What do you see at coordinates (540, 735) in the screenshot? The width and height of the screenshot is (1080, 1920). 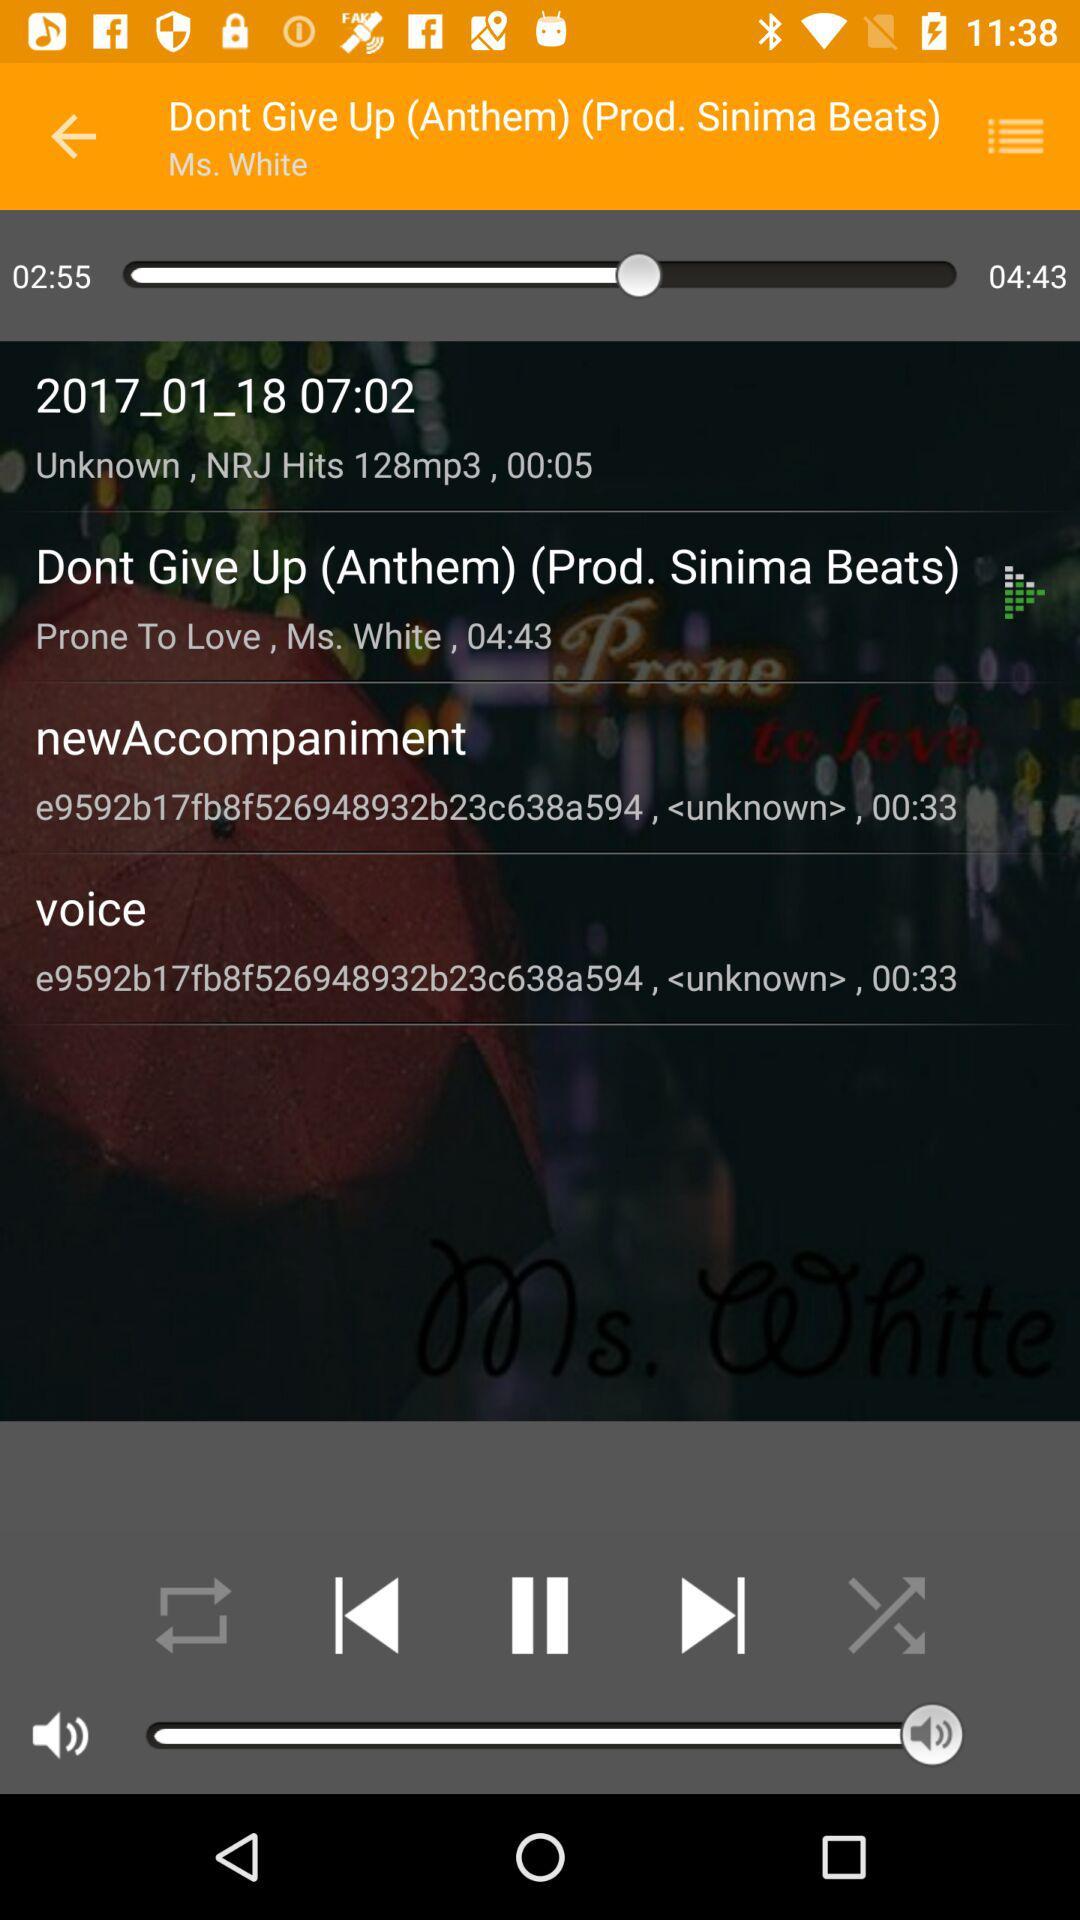 I see `item above the e9592b17fb8f526948932b23c638a594 unknown 00 icon` at bounding box center [540, 735].